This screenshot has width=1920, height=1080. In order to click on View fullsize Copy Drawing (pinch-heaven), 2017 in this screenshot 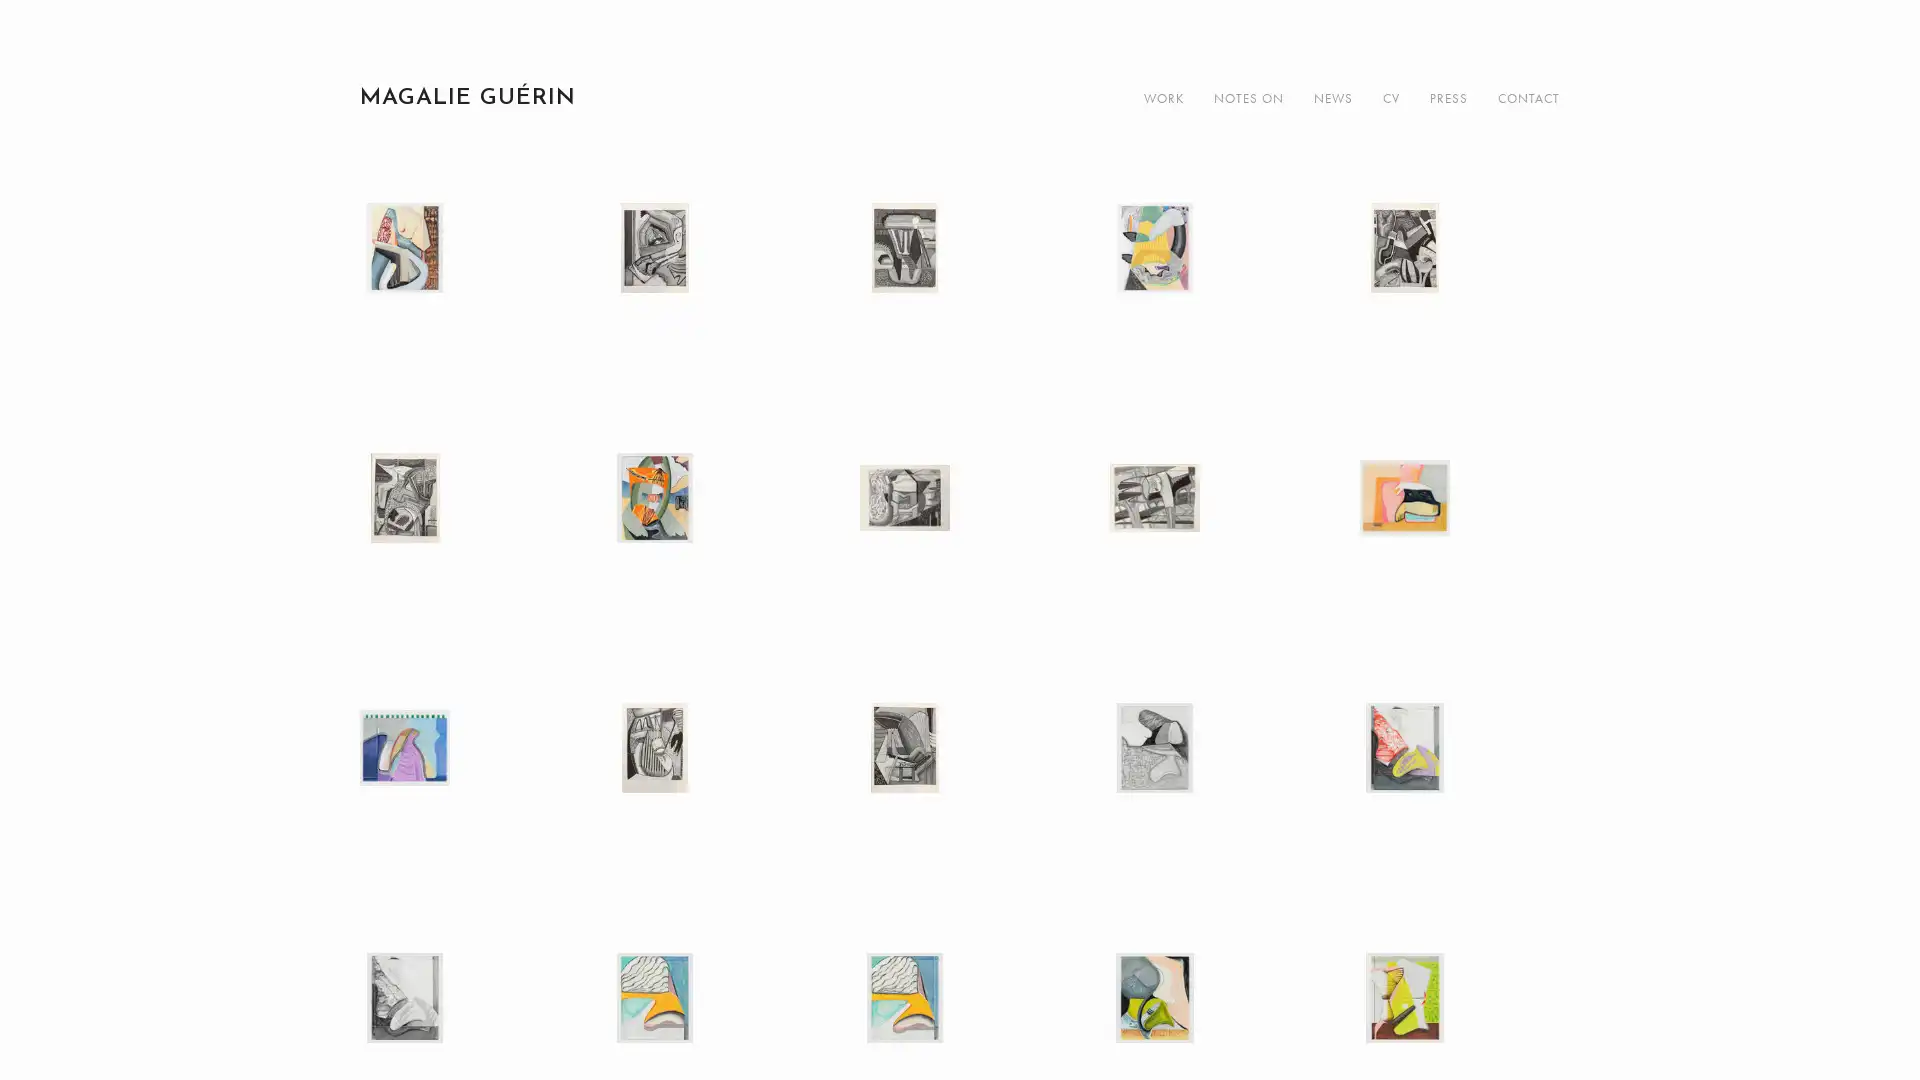, I will do `click(1208, 303)`.